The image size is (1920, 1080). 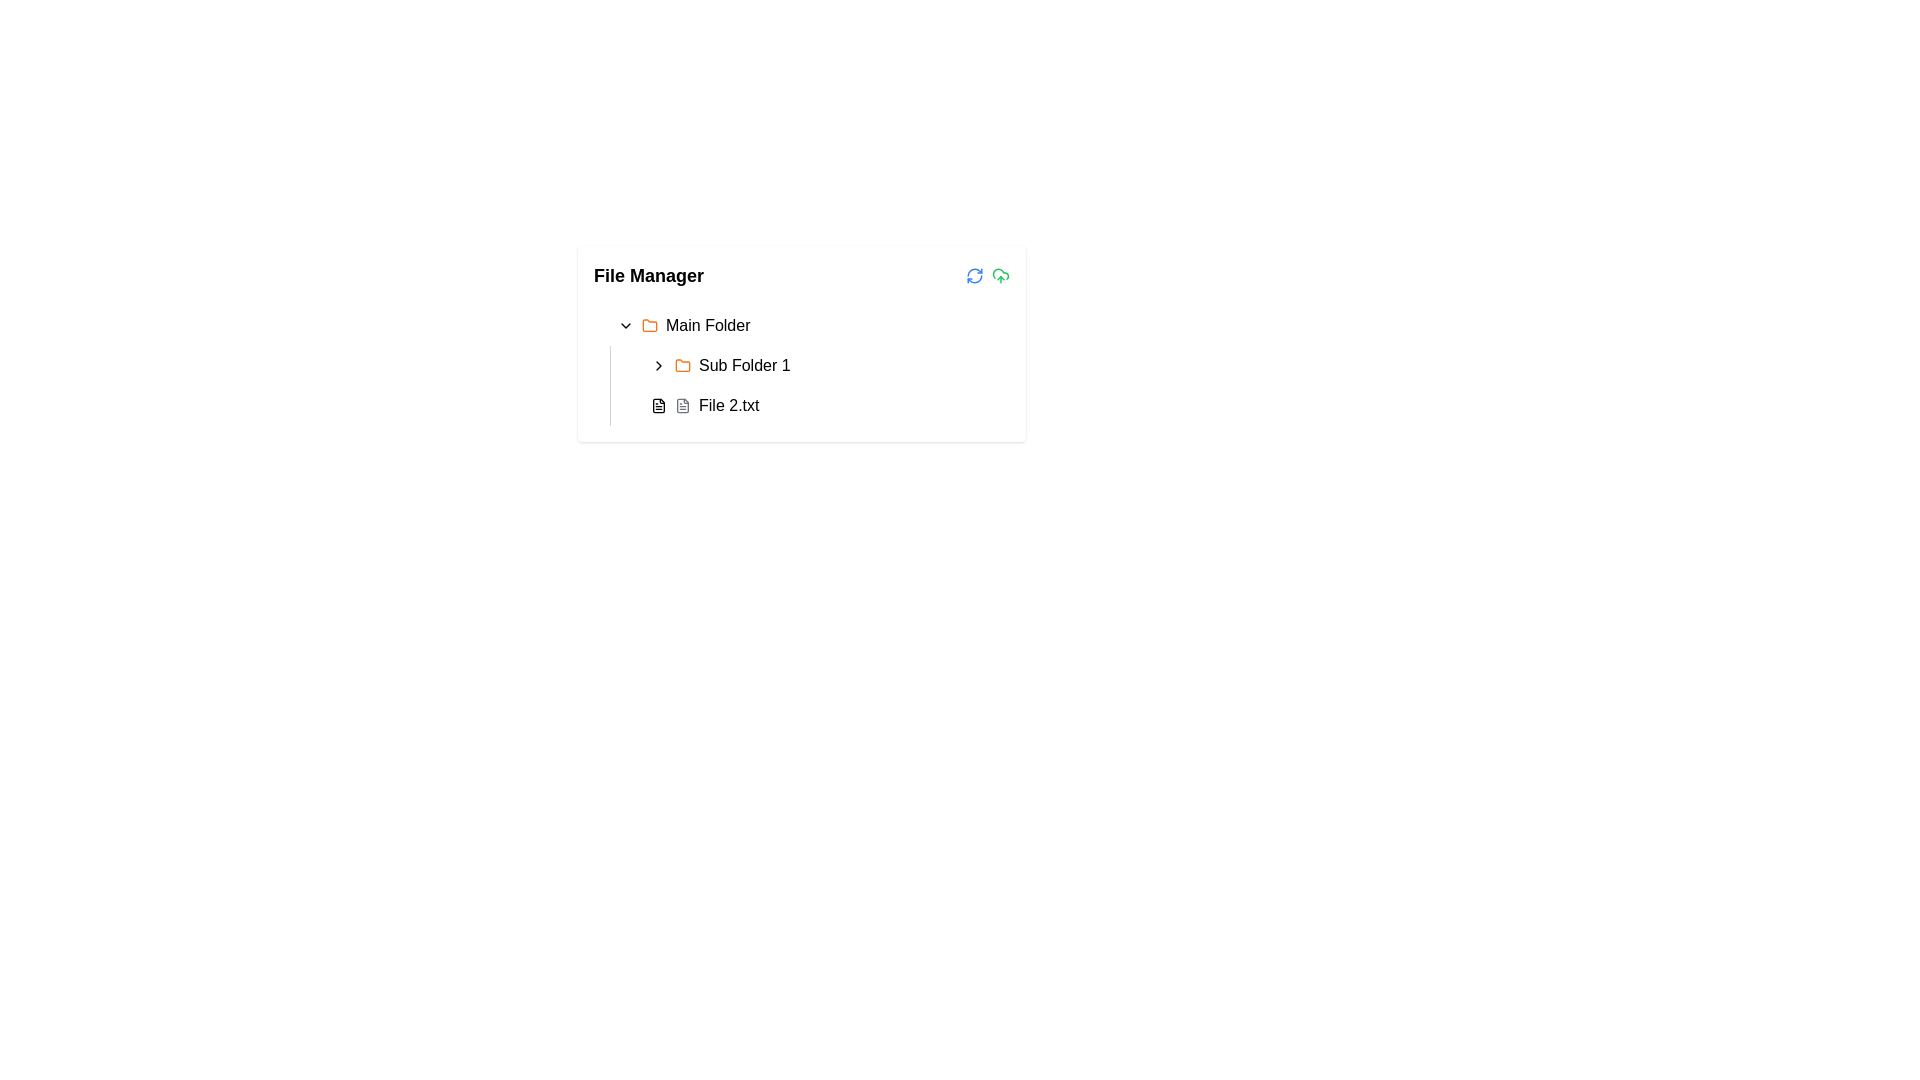 I want to click on the text file icon located in the leftmost region of the 'File 2.txt' row in the file manager interface, so click(x=682, y=405).